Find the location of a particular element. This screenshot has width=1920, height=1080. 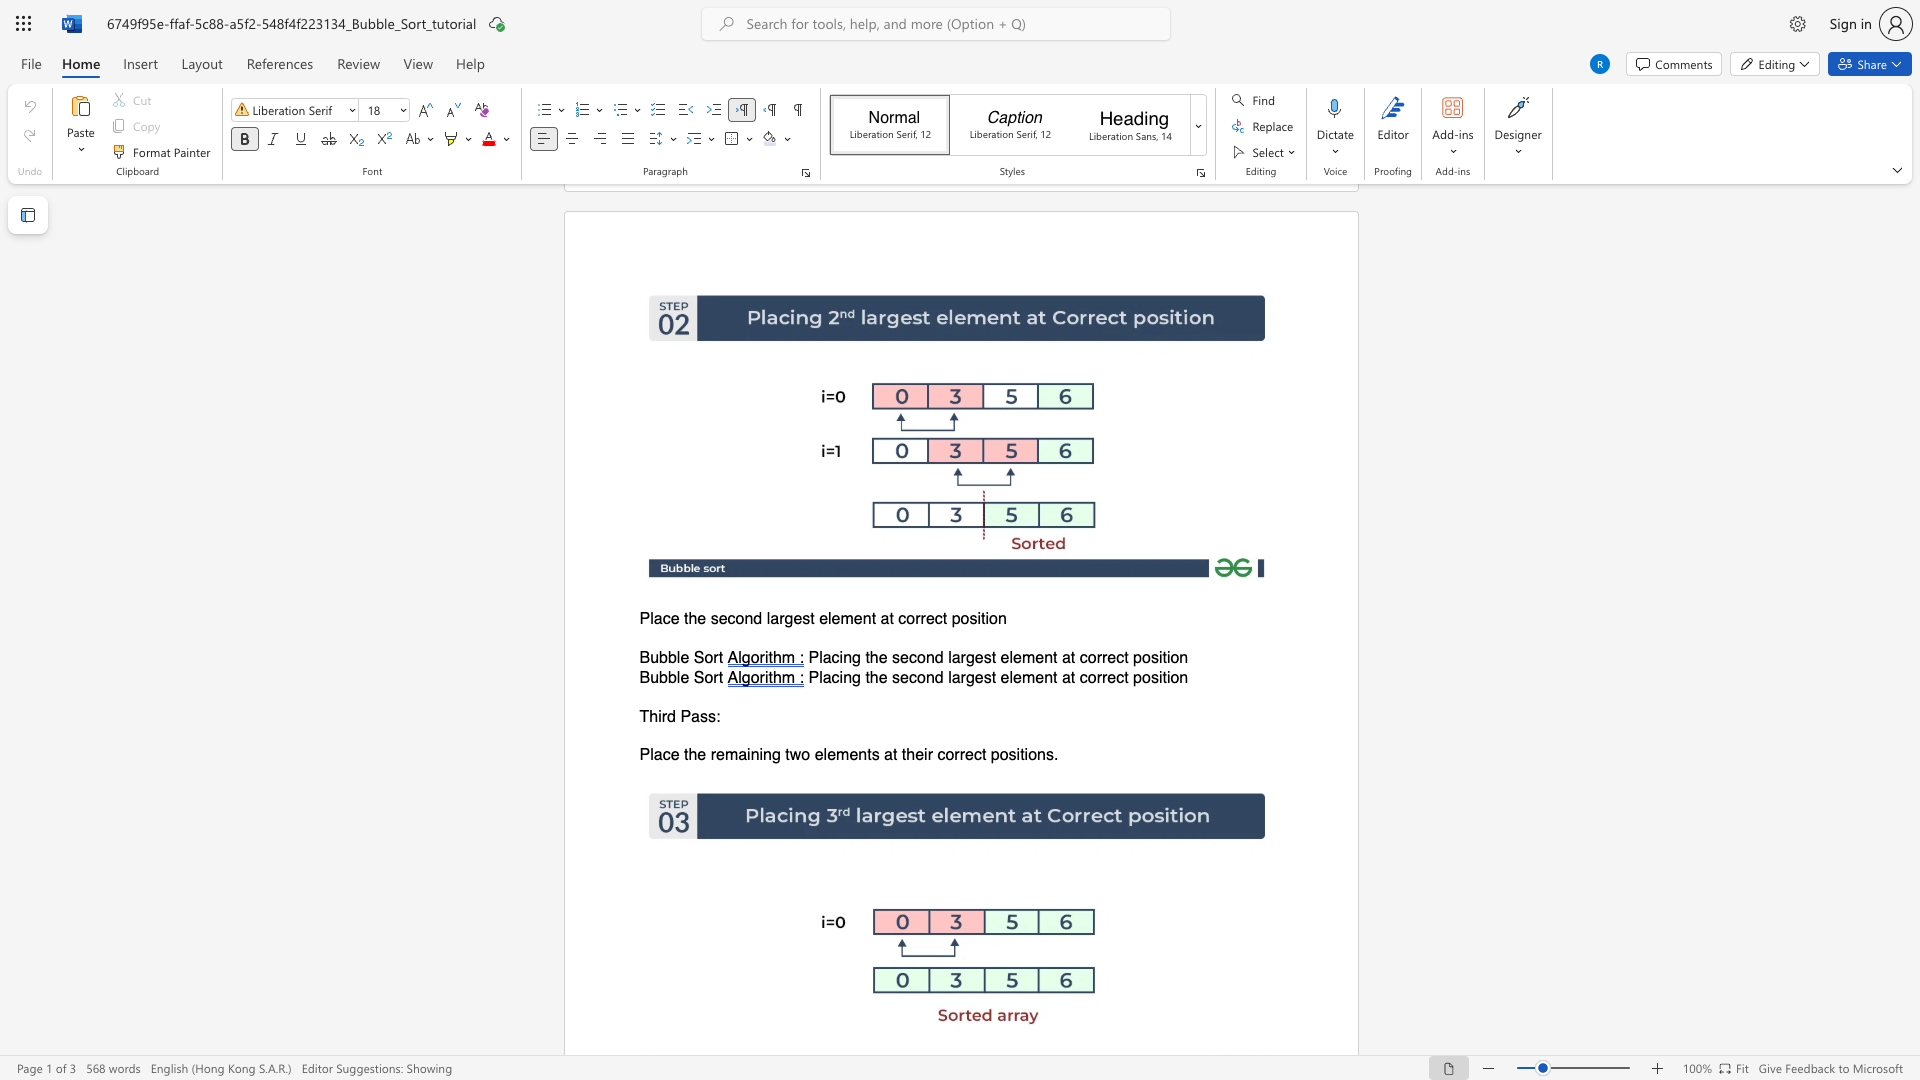

the subset text "correct posi" within the text "Placing the second largest element at correct position" is located at coordinates (1078, 658).